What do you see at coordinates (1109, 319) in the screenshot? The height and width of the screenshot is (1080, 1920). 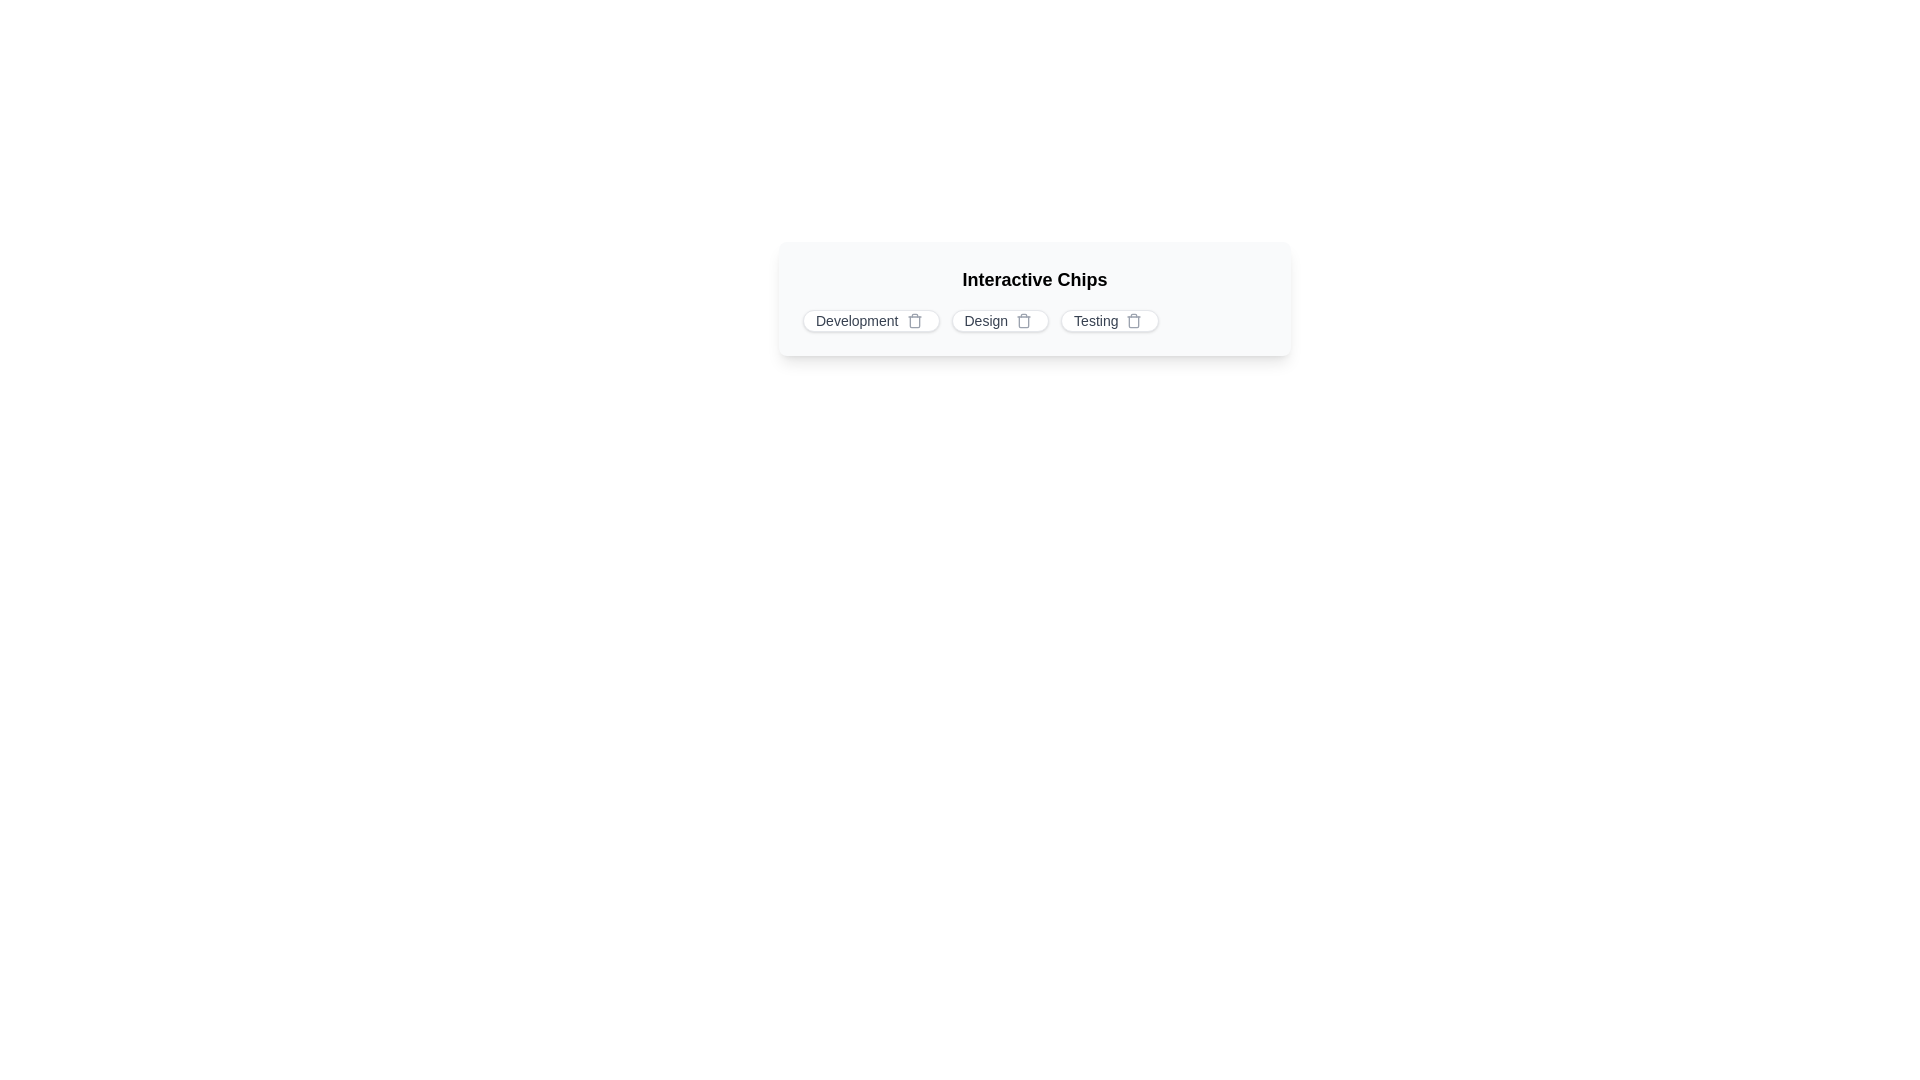 I see `the chip labeled Testing to display its tooltip` at bounding box center [1109, 319].